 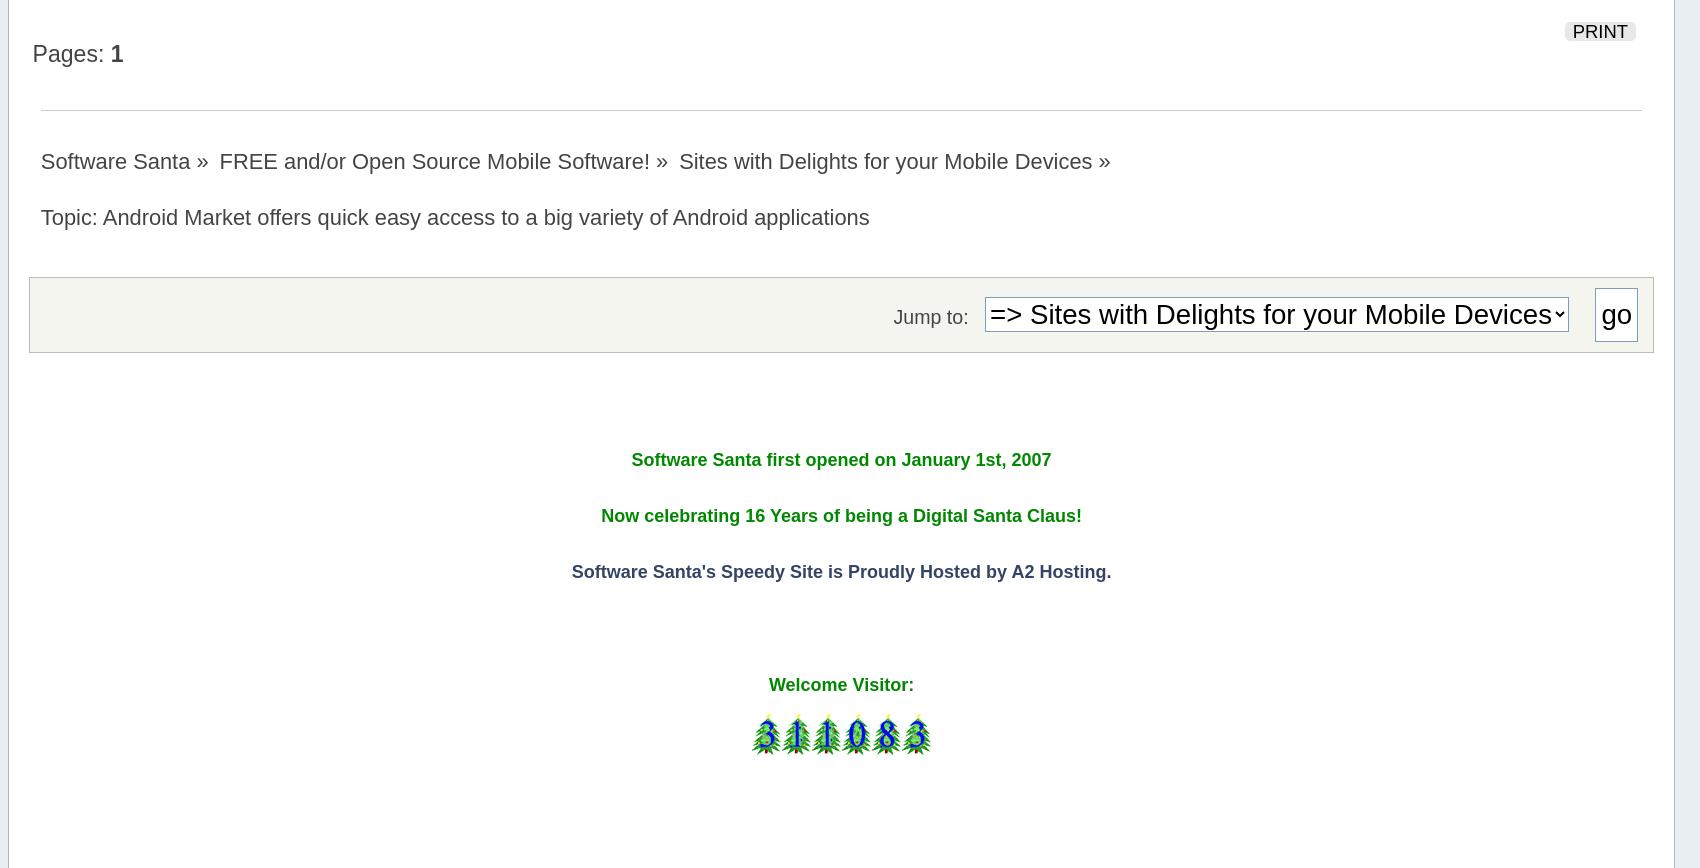 I want to click on 'Welcome Visitor:', so click(x=839, y=685).